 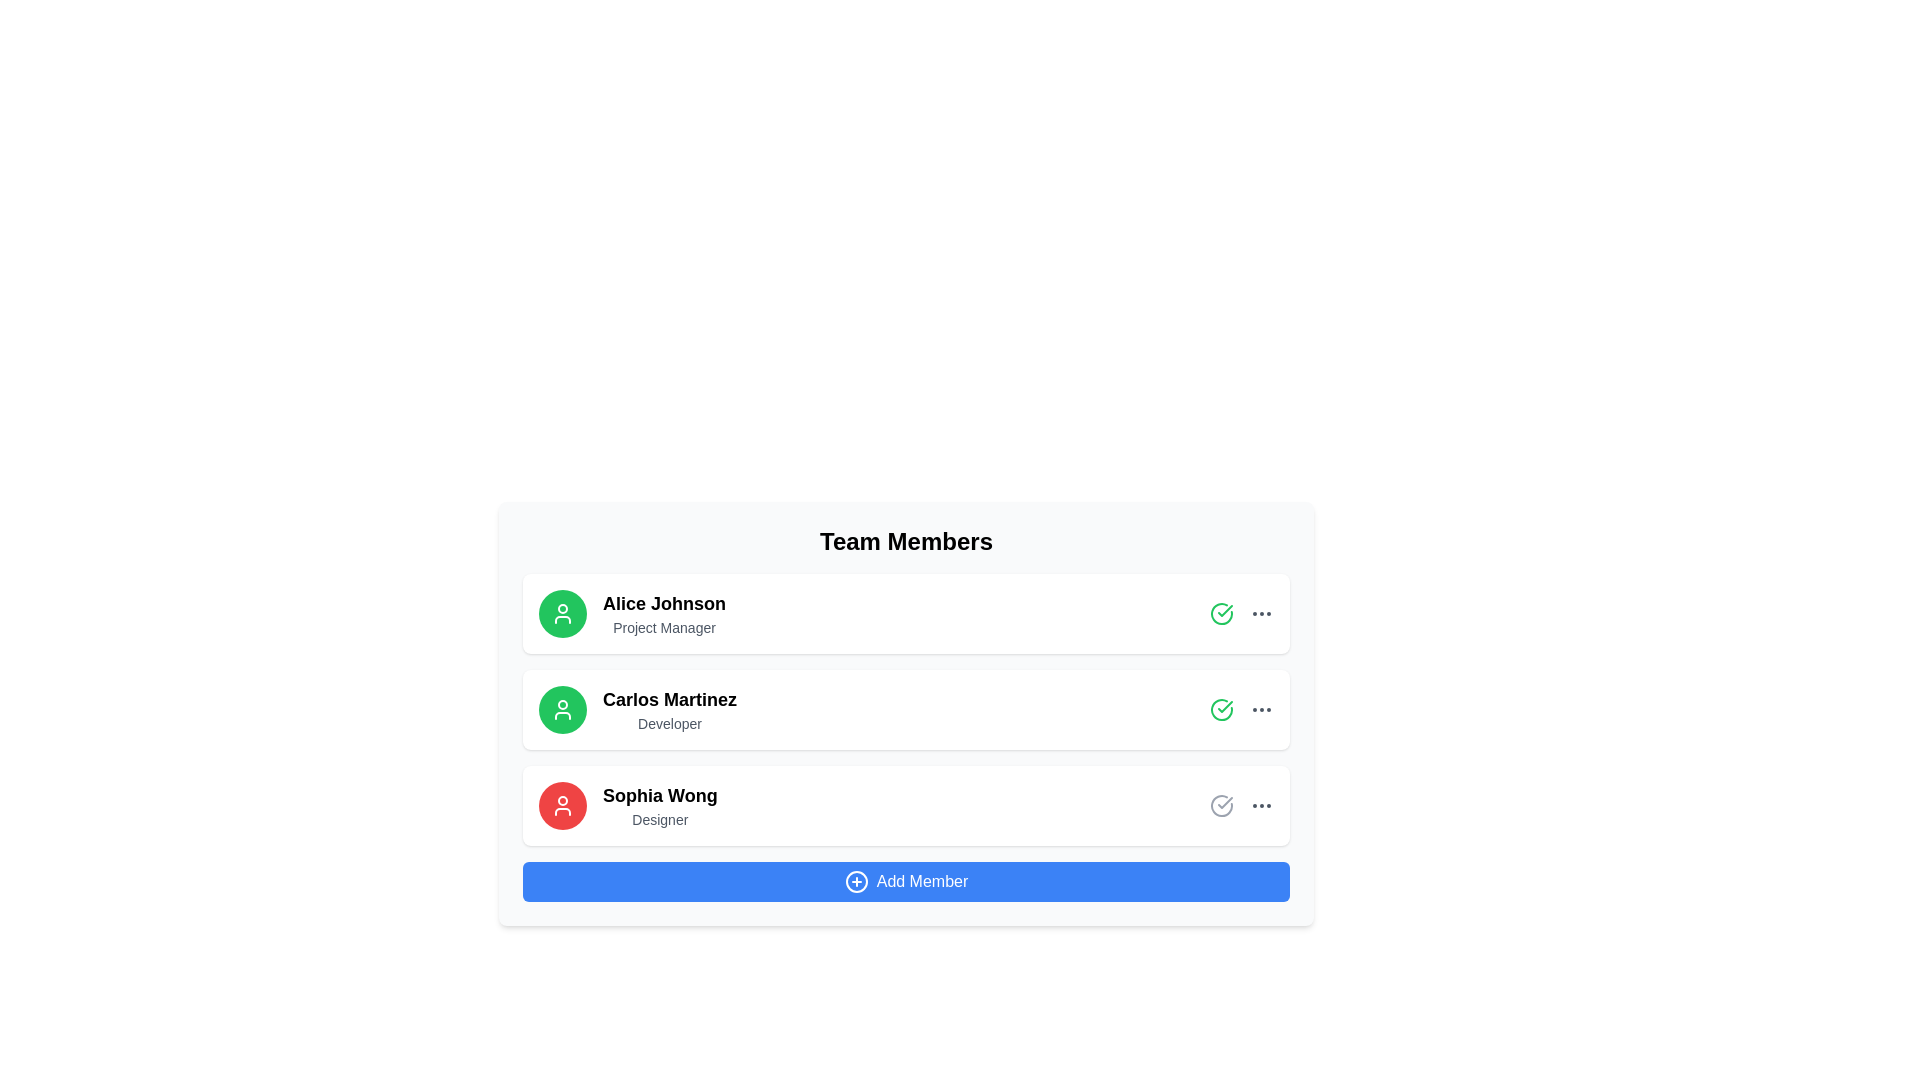 I want to click on the circular blue and white icon with a plus sign inside the prominent 'Add Member' button, so click(x=856, y=881).